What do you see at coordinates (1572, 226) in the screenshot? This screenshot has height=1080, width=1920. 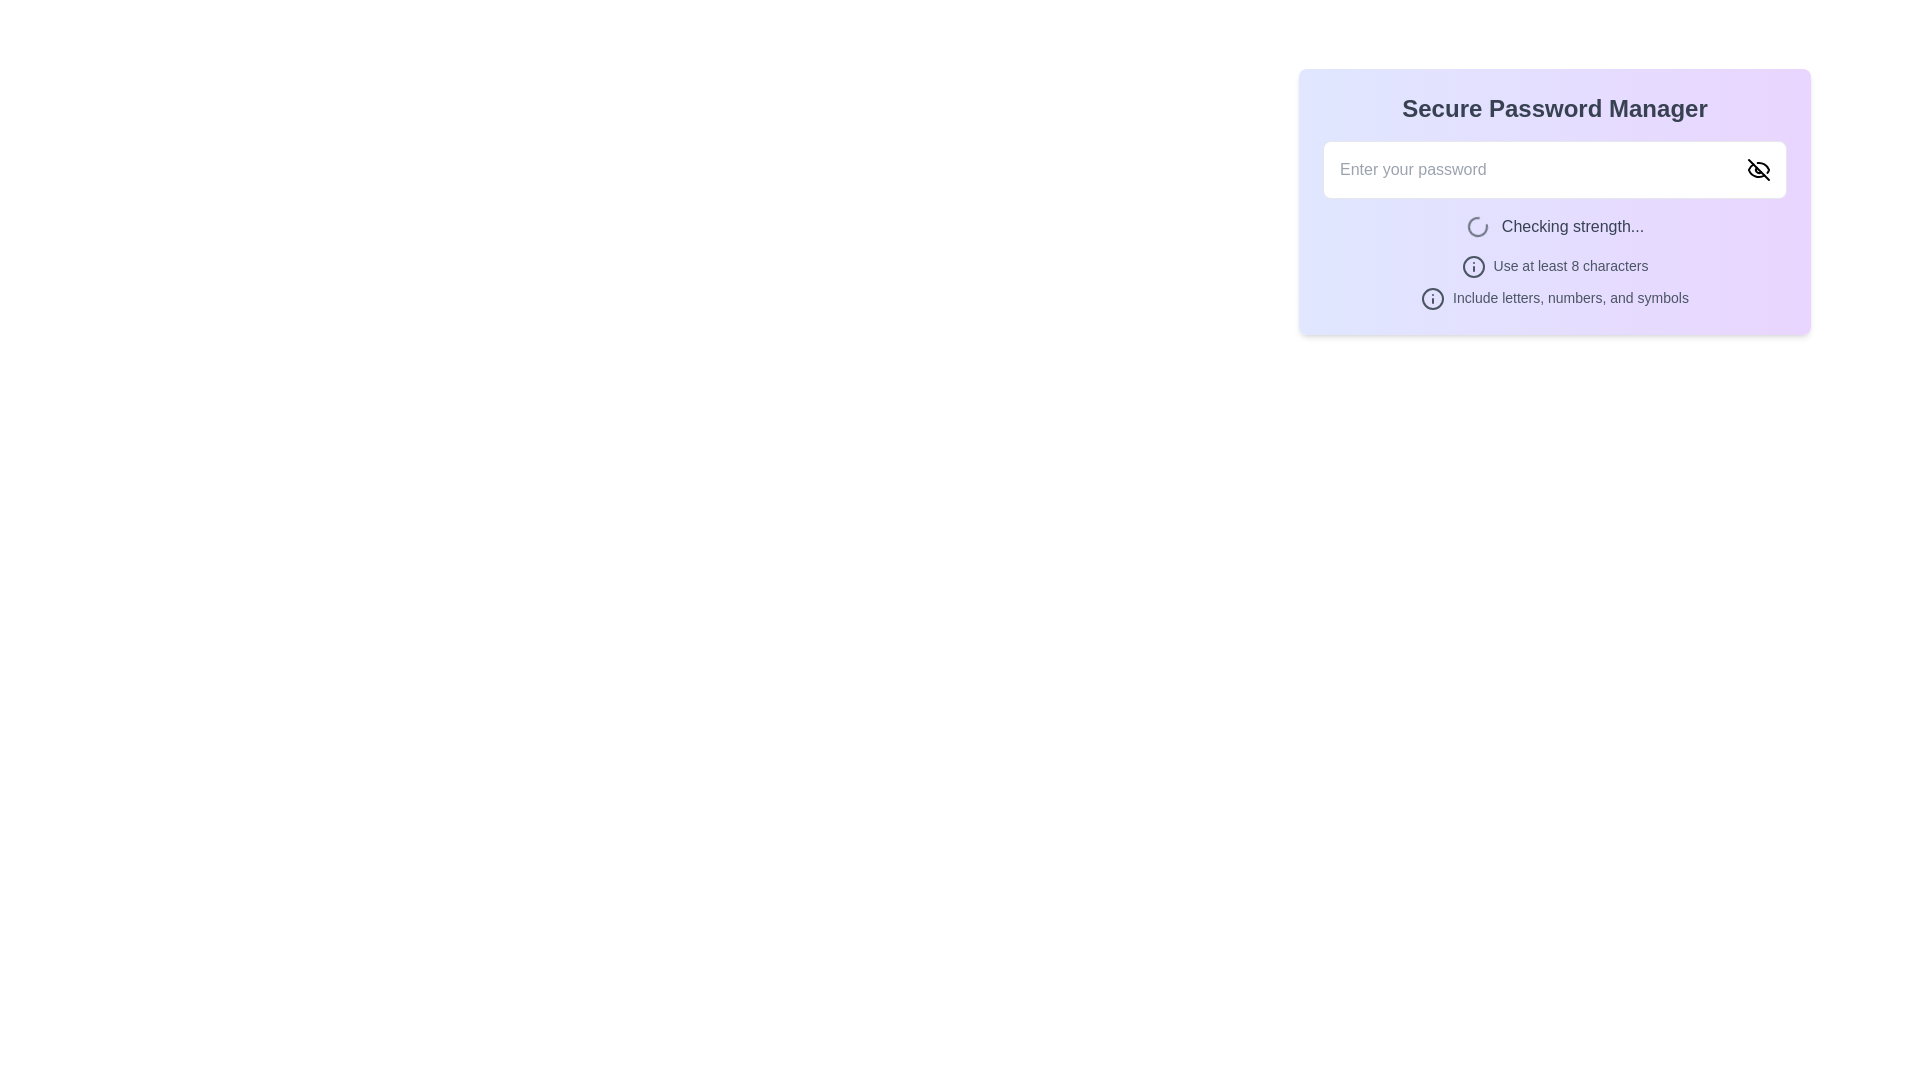 I see `the text label that provides feedback about the password strength checking, located to the right of the spinning loader icon in the password manager input form` at bounding box center [1572, 226].